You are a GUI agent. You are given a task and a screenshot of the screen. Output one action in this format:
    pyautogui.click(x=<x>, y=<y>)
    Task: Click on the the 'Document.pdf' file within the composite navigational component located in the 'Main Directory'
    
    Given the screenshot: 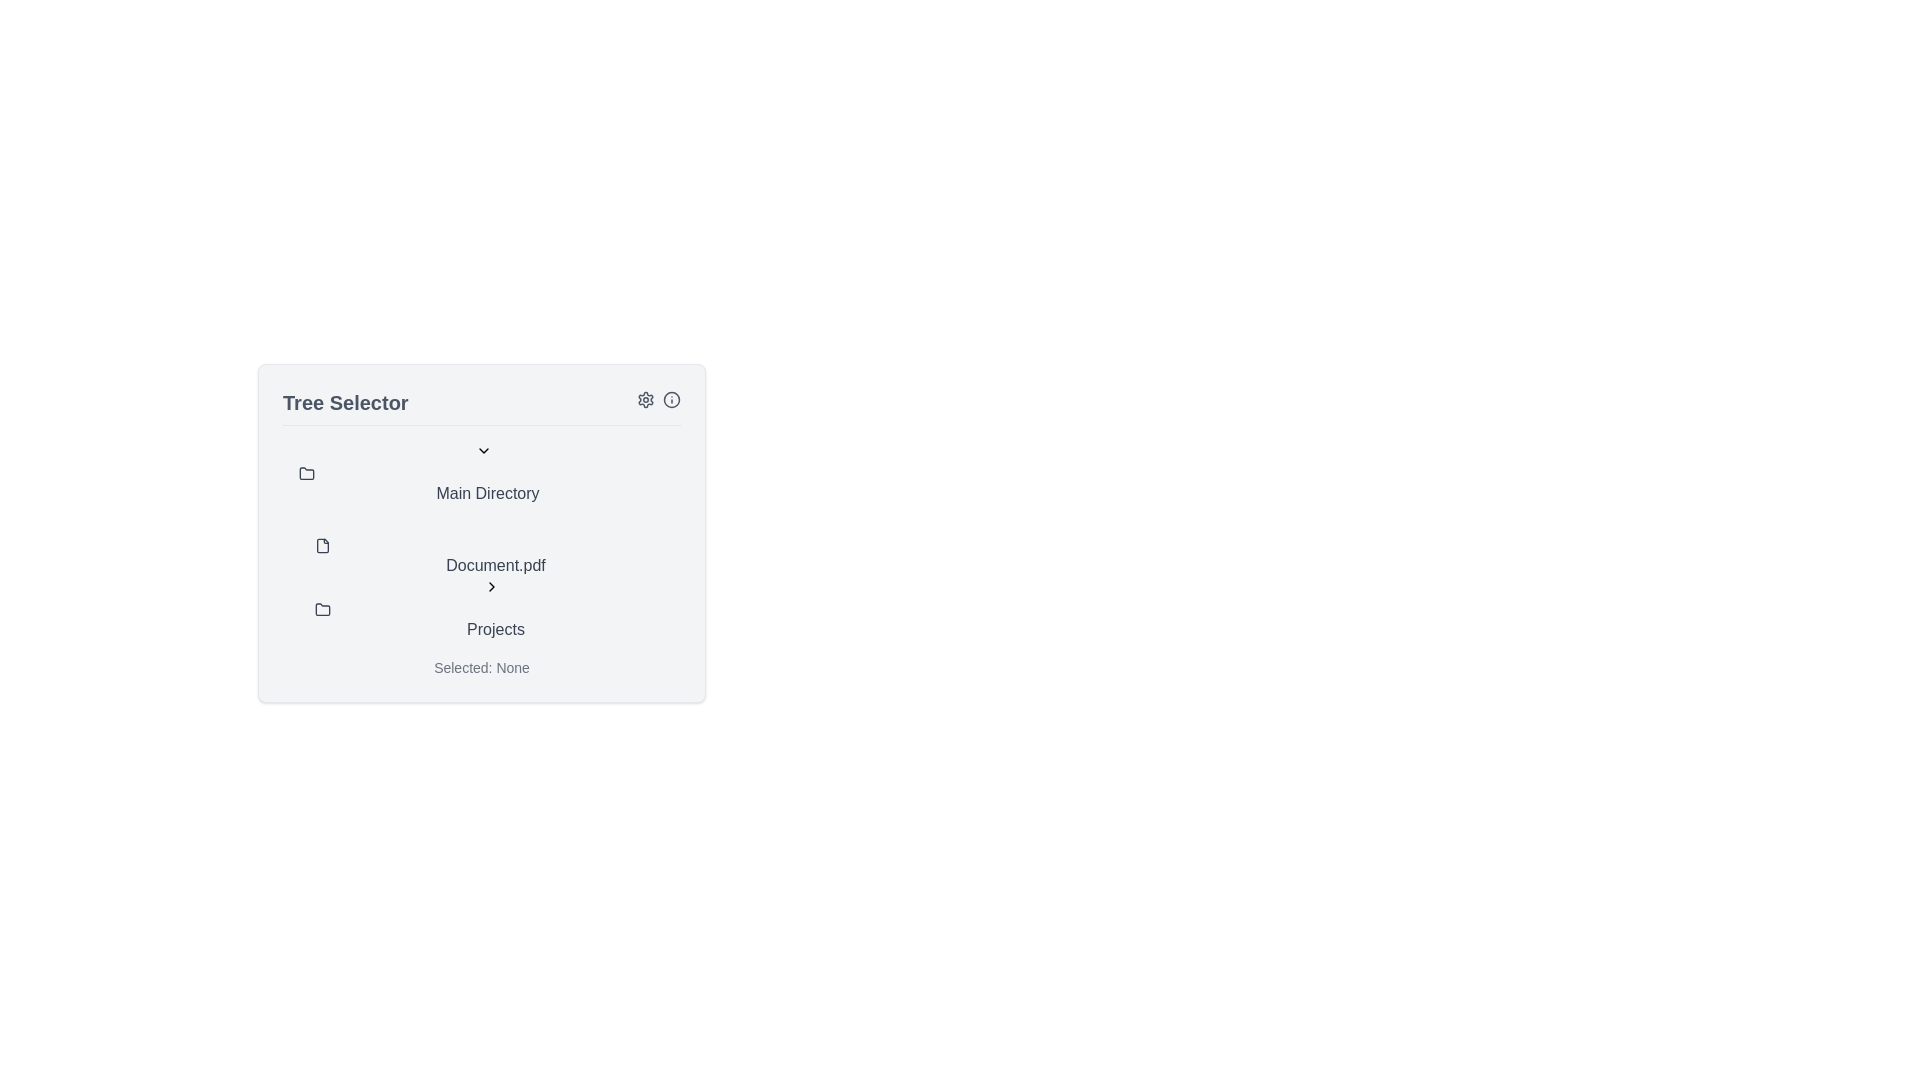 What is the action you would take?
    pyautogui.click(x=498, y=578)
    